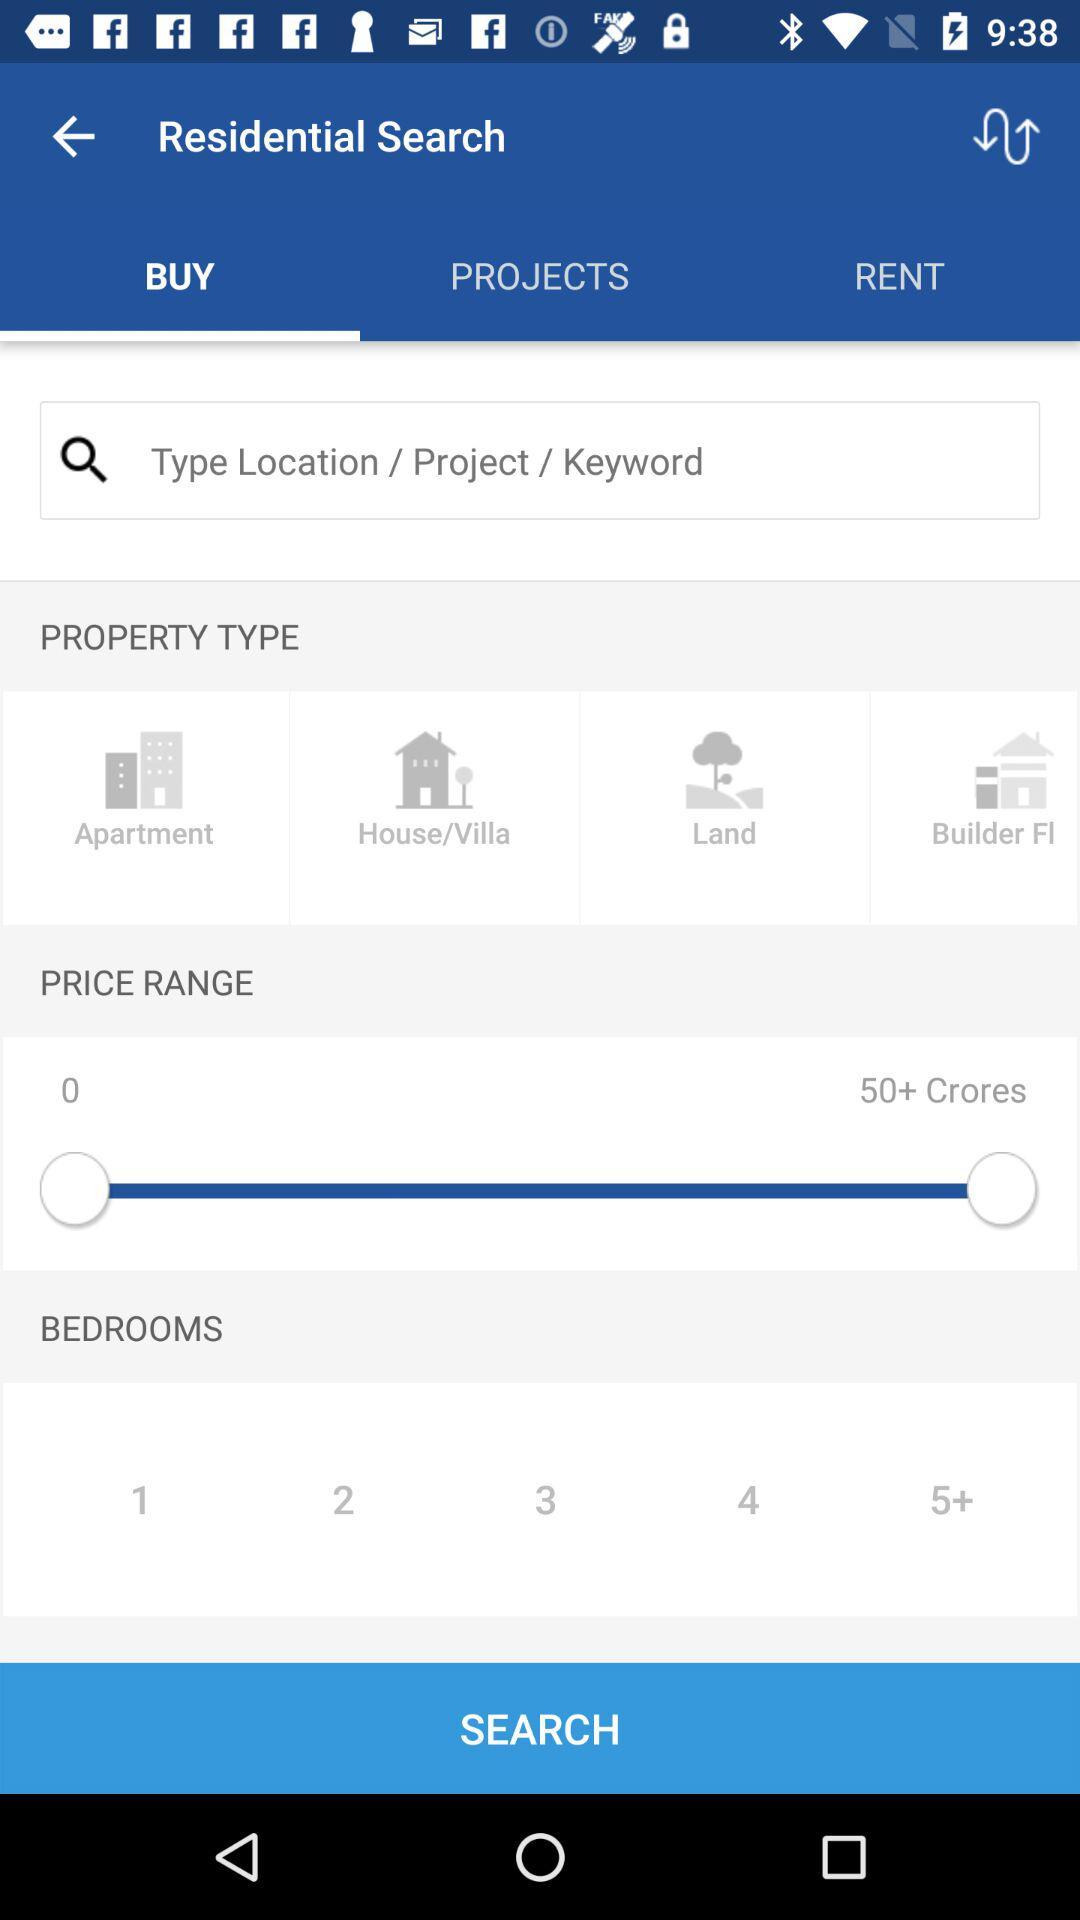 The height and width of the screenshot is (1920, 1080). Describe the element at coordinates (951, 1499) in the screenshot. I see `the item below the bedrooms item` at that location.